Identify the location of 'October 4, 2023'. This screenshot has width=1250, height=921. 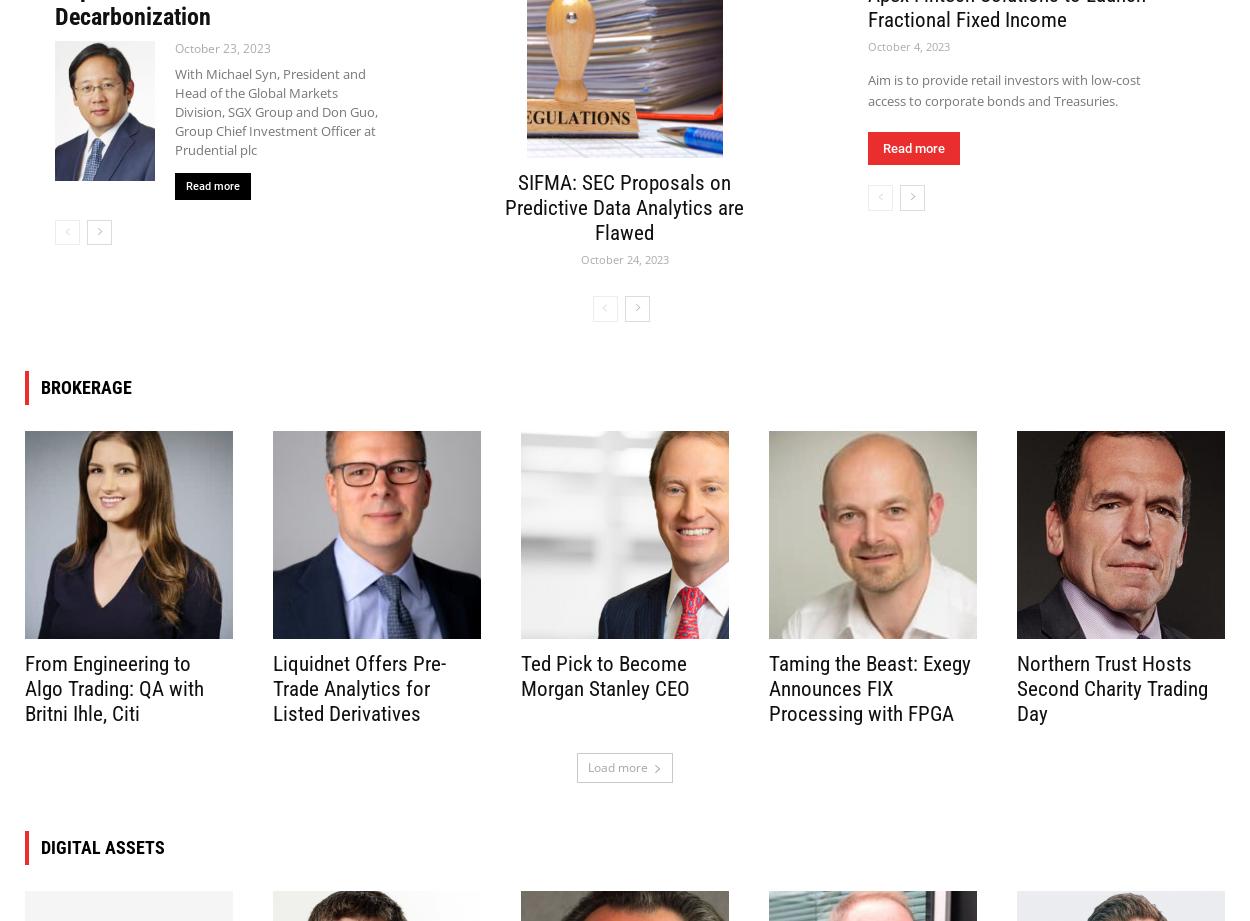
(909, 45).